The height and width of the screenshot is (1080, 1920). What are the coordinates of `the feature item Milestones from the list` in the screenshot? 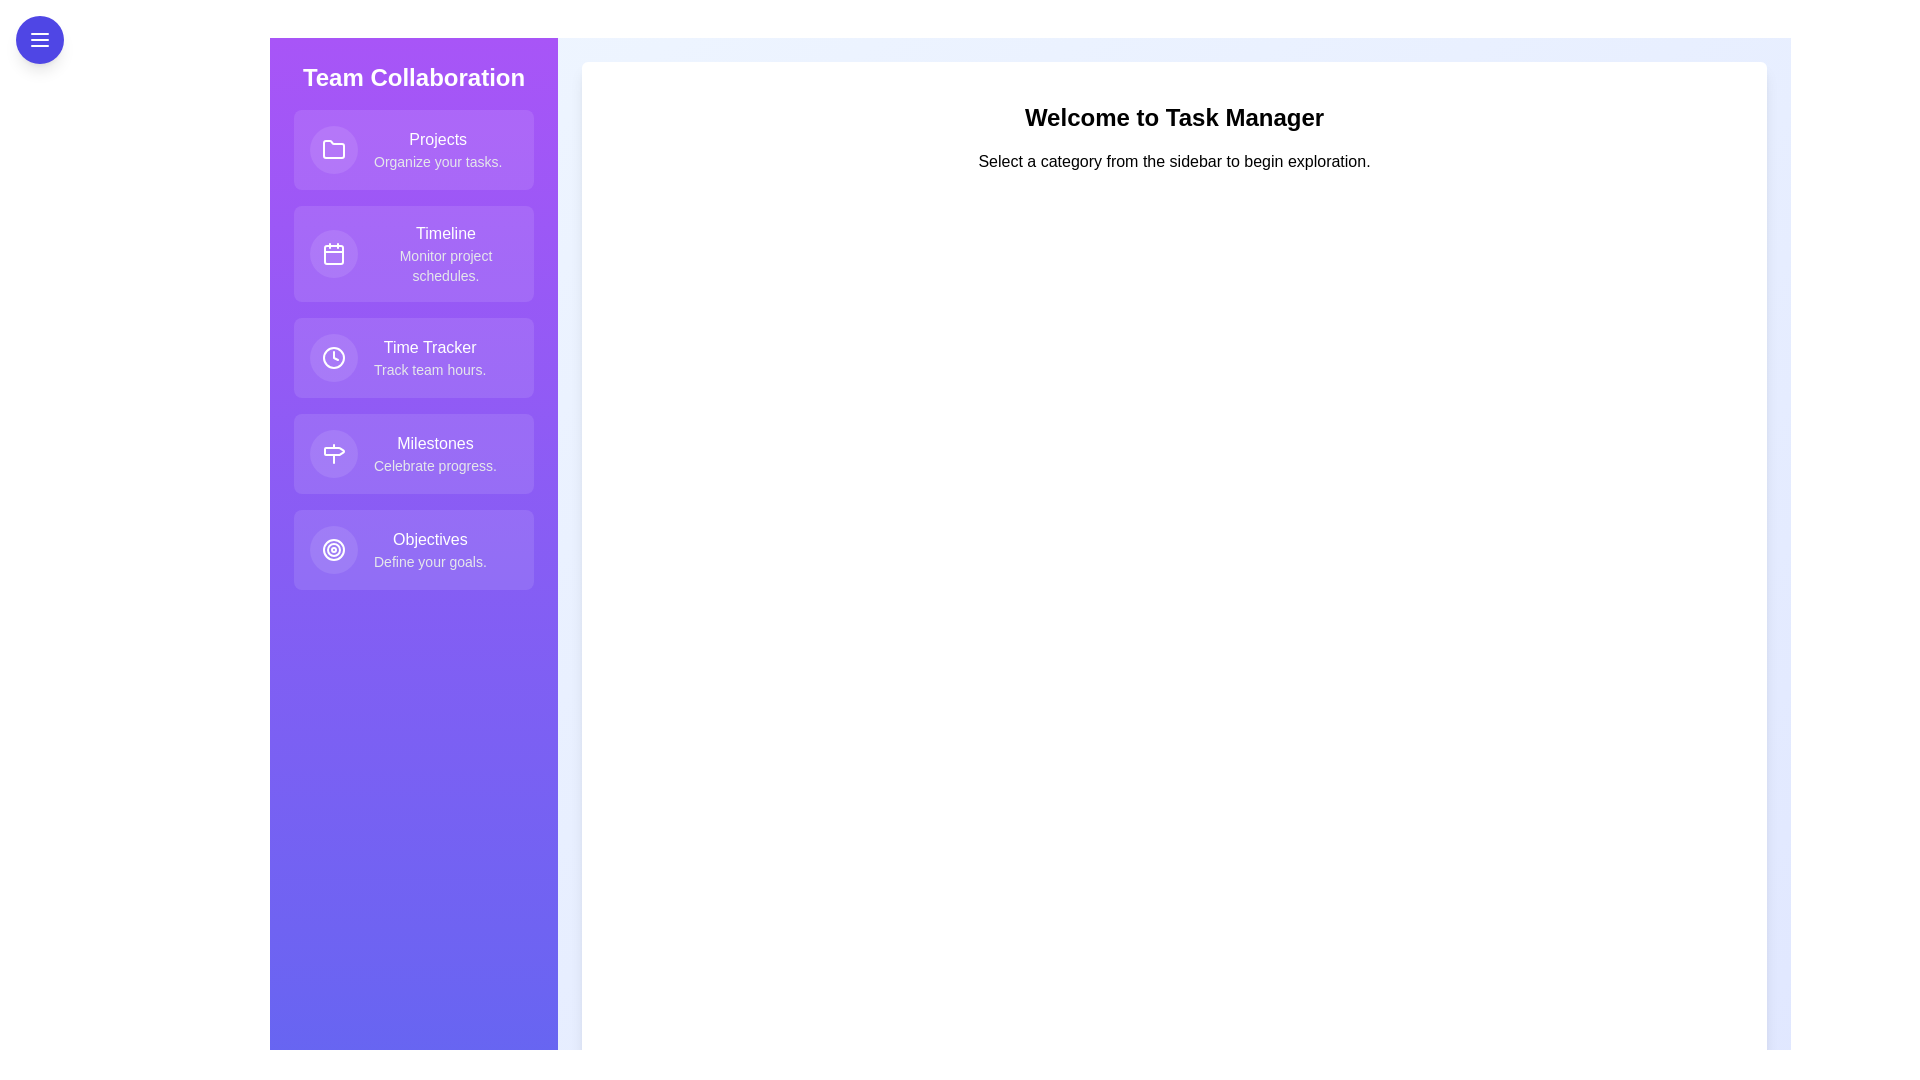 It's located at (412, 454).